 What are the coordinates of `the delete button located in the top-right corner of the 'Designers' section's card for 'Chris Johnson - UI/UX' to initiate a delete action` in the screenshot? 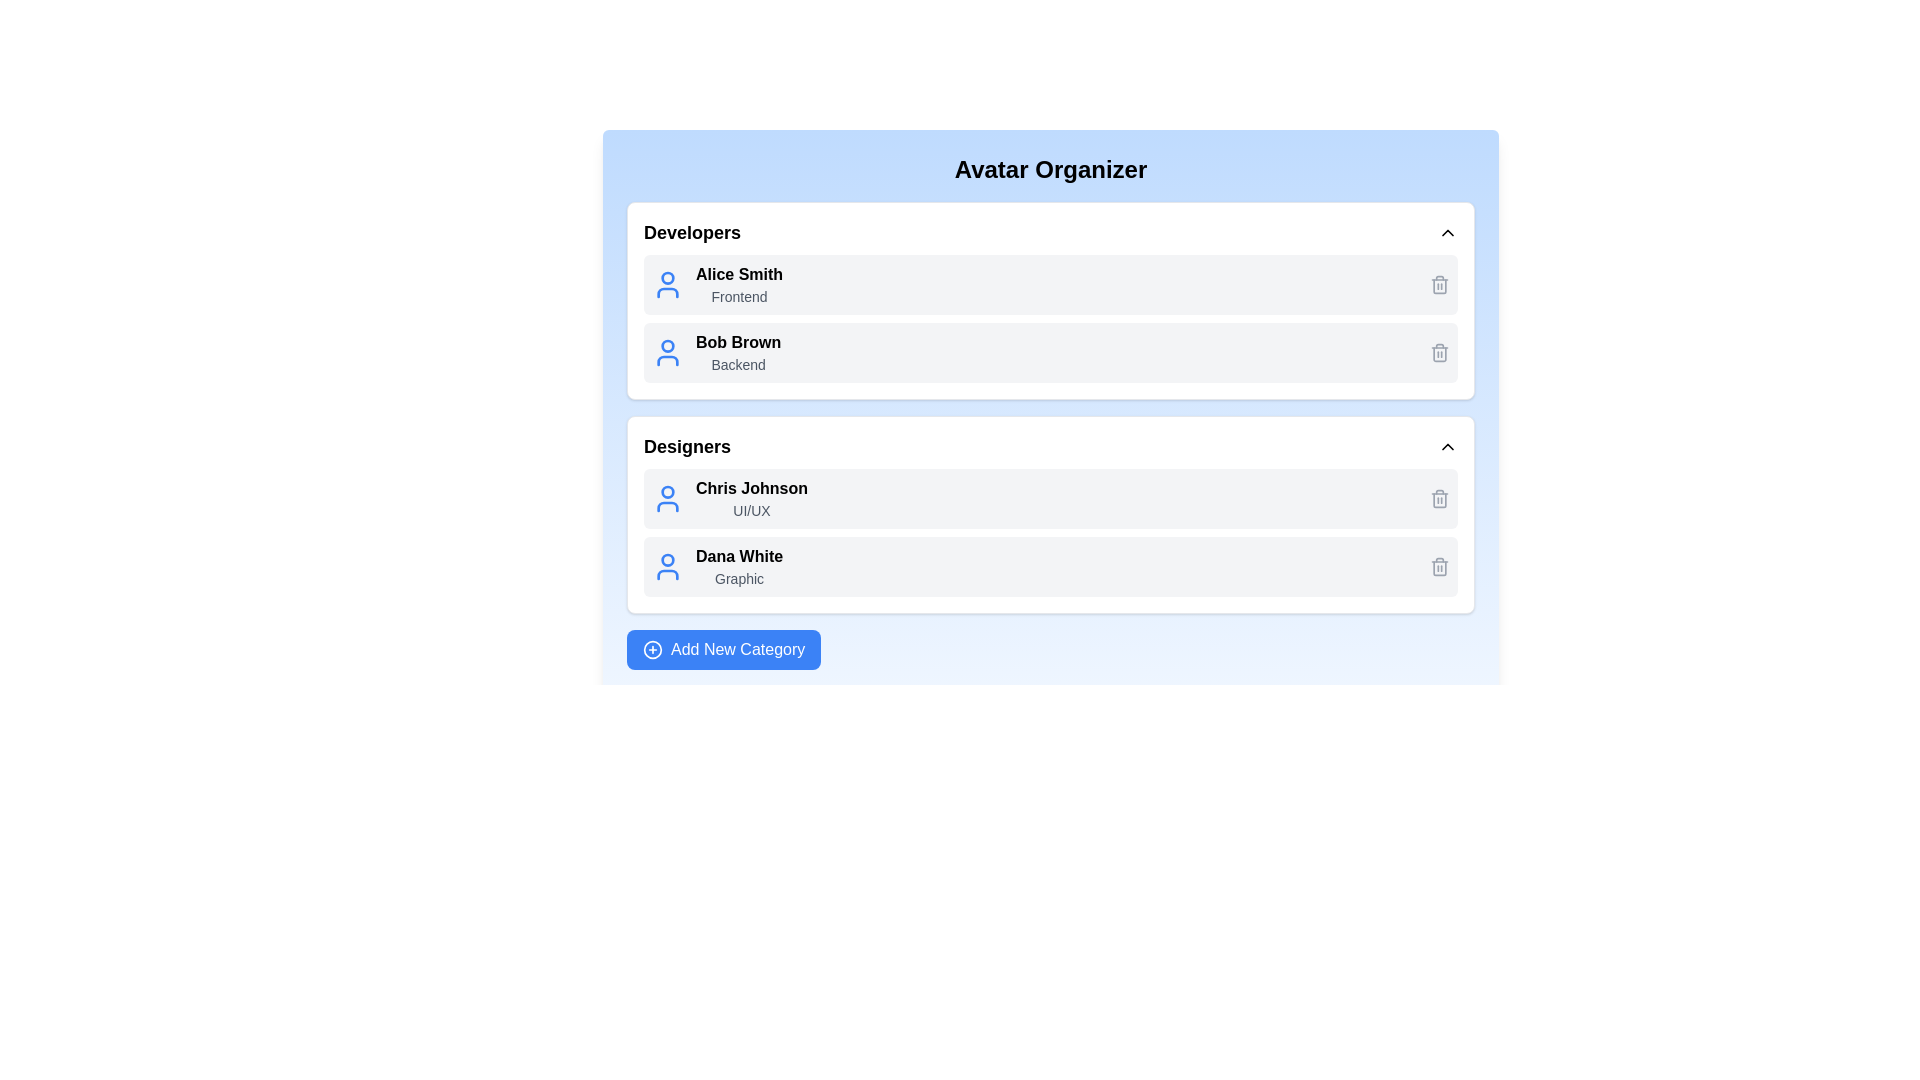 It's located at (1440, 497).